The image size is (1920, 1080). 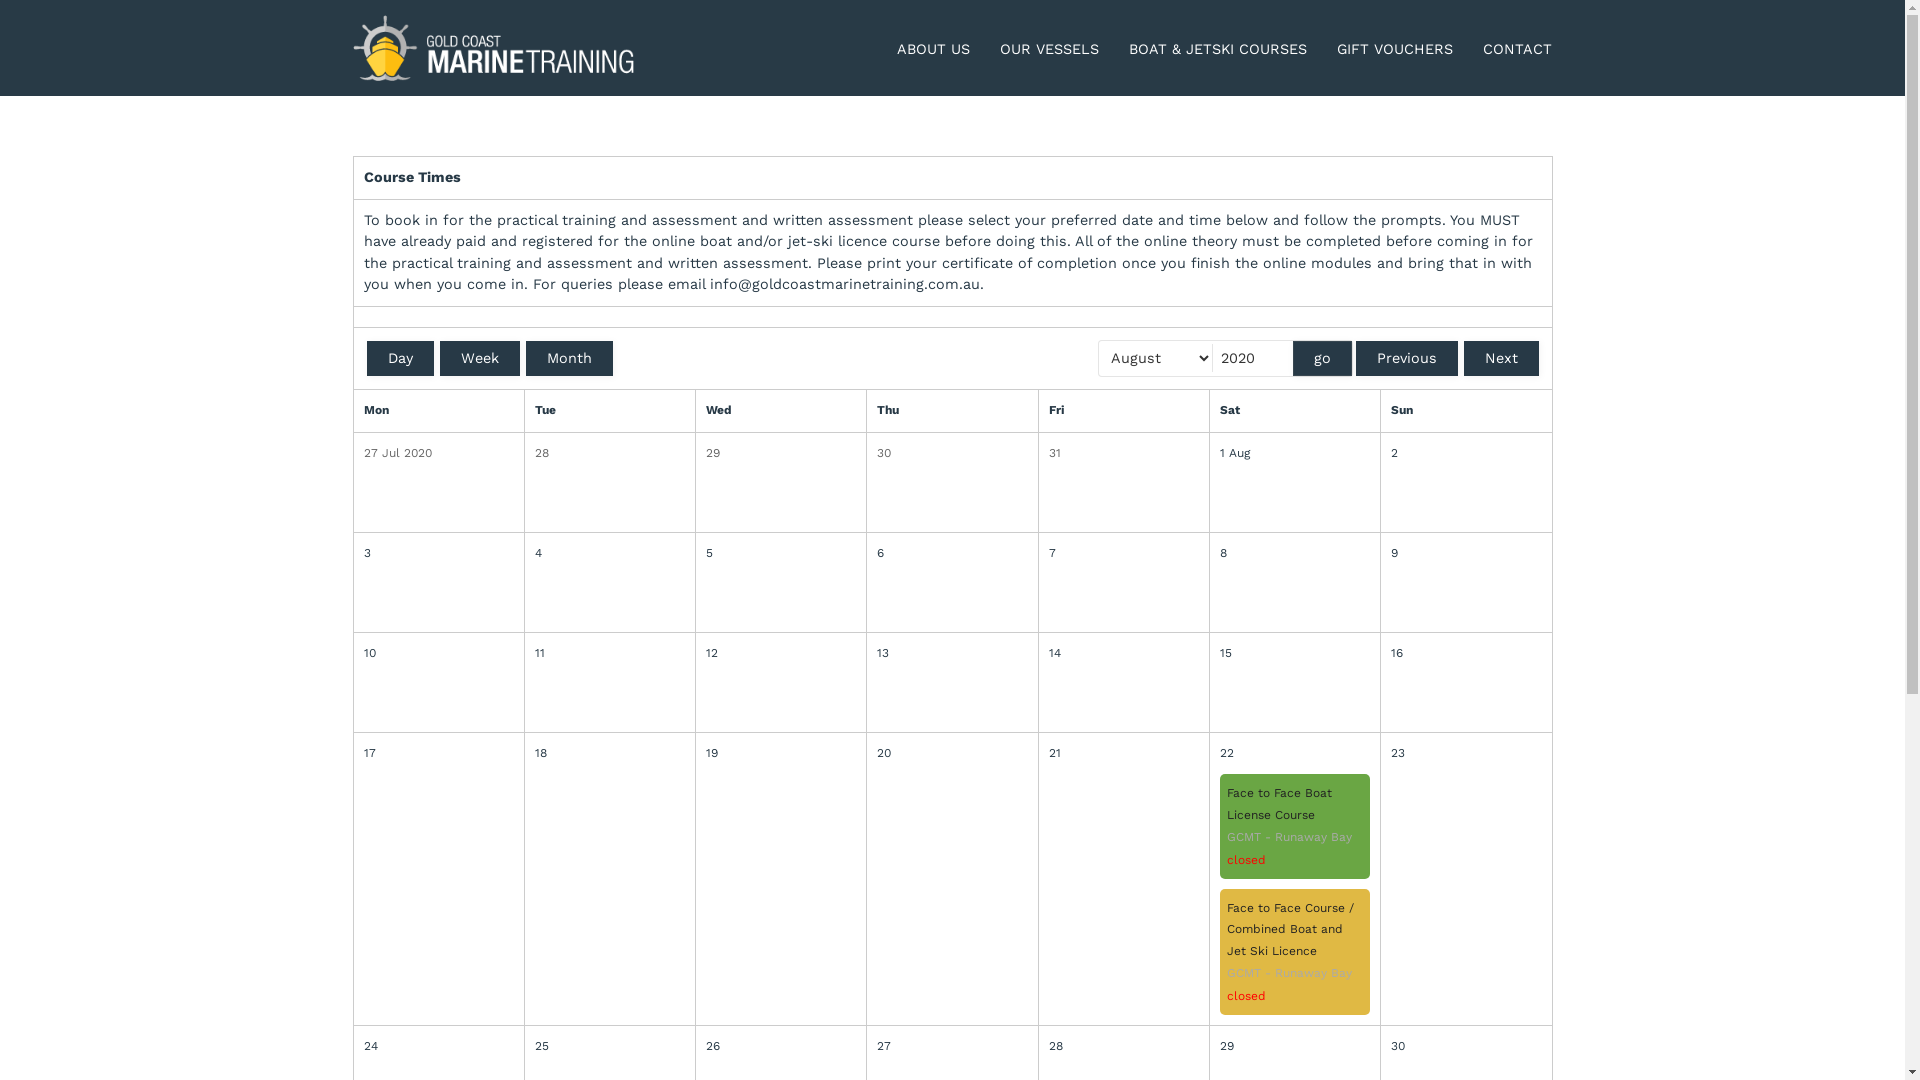 I want to click on '25', so click(x=608, y=1045).